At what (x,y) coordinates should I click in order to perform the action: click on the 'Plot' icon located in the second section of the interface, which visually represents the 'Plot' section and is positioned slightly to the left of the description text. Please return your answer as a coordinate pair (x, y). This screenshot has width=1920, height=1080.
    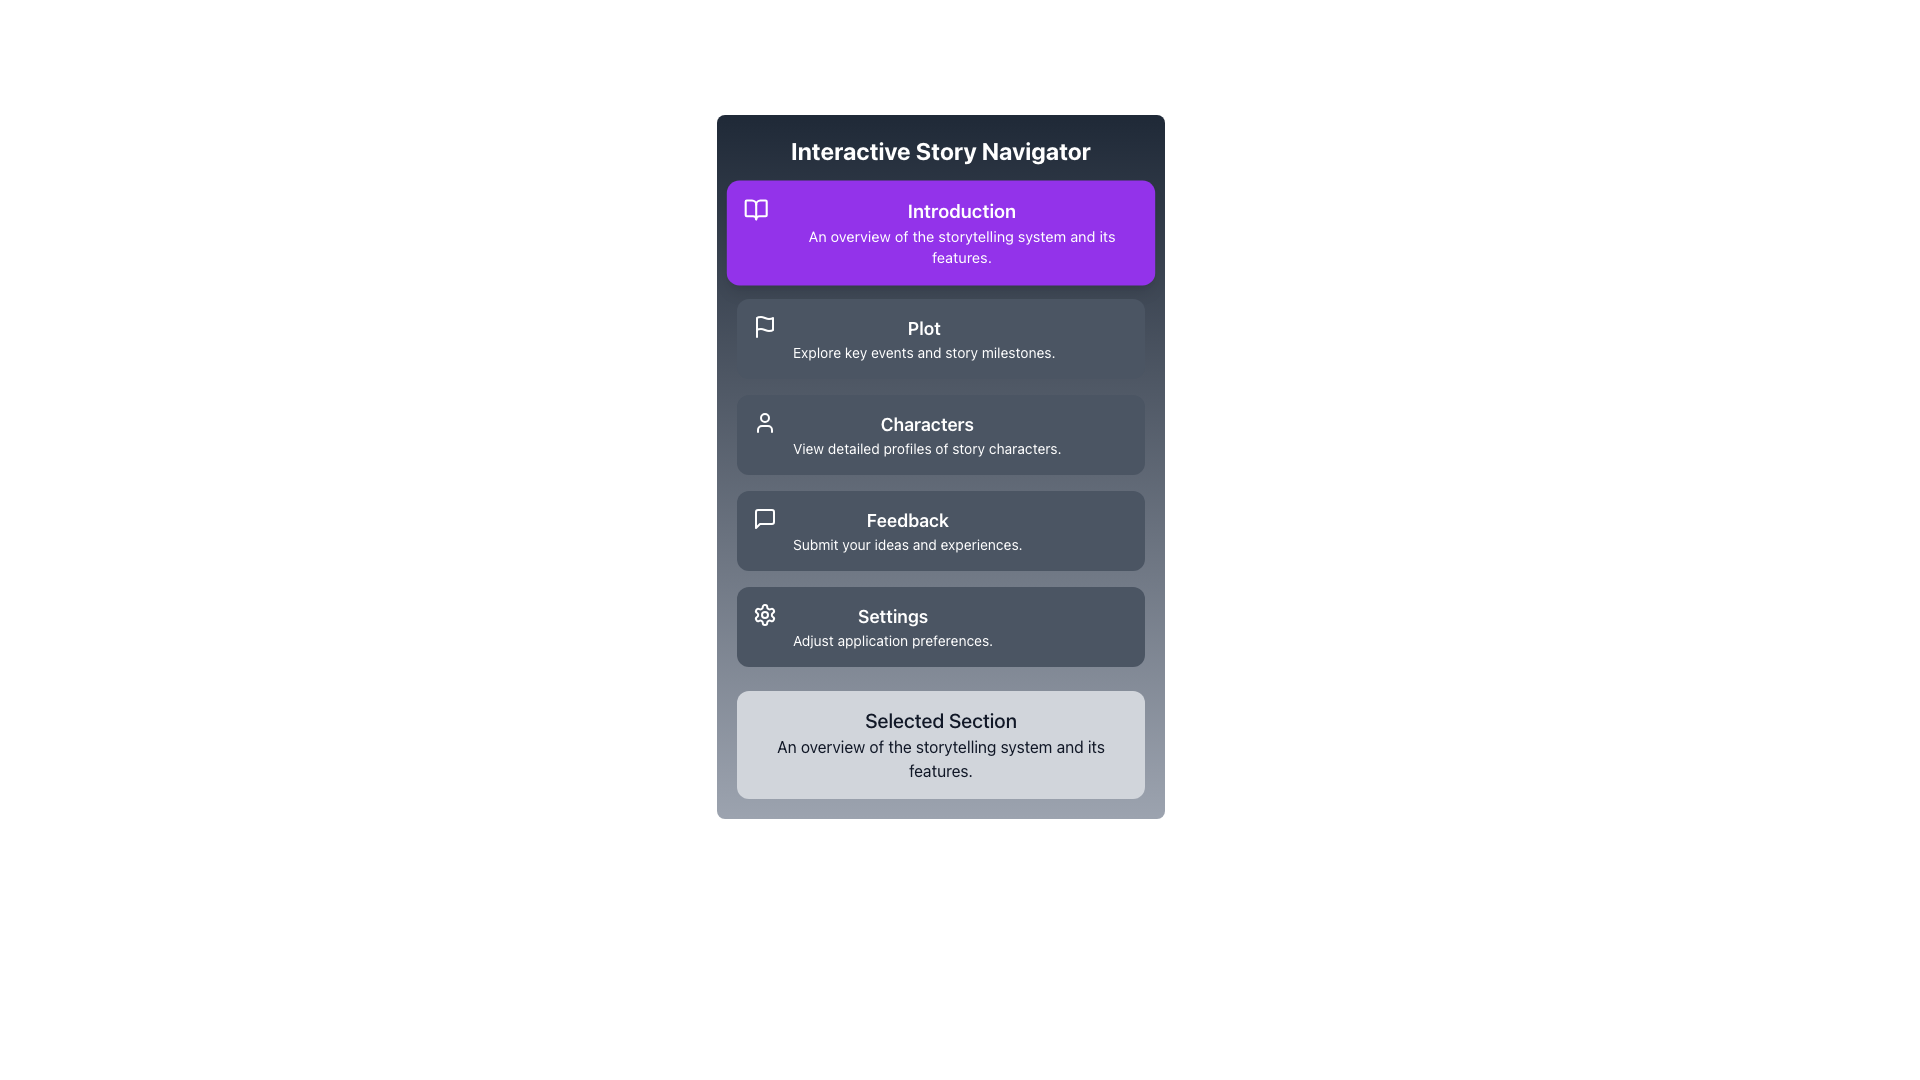
    Looking at the image, I should click on (763, 323).